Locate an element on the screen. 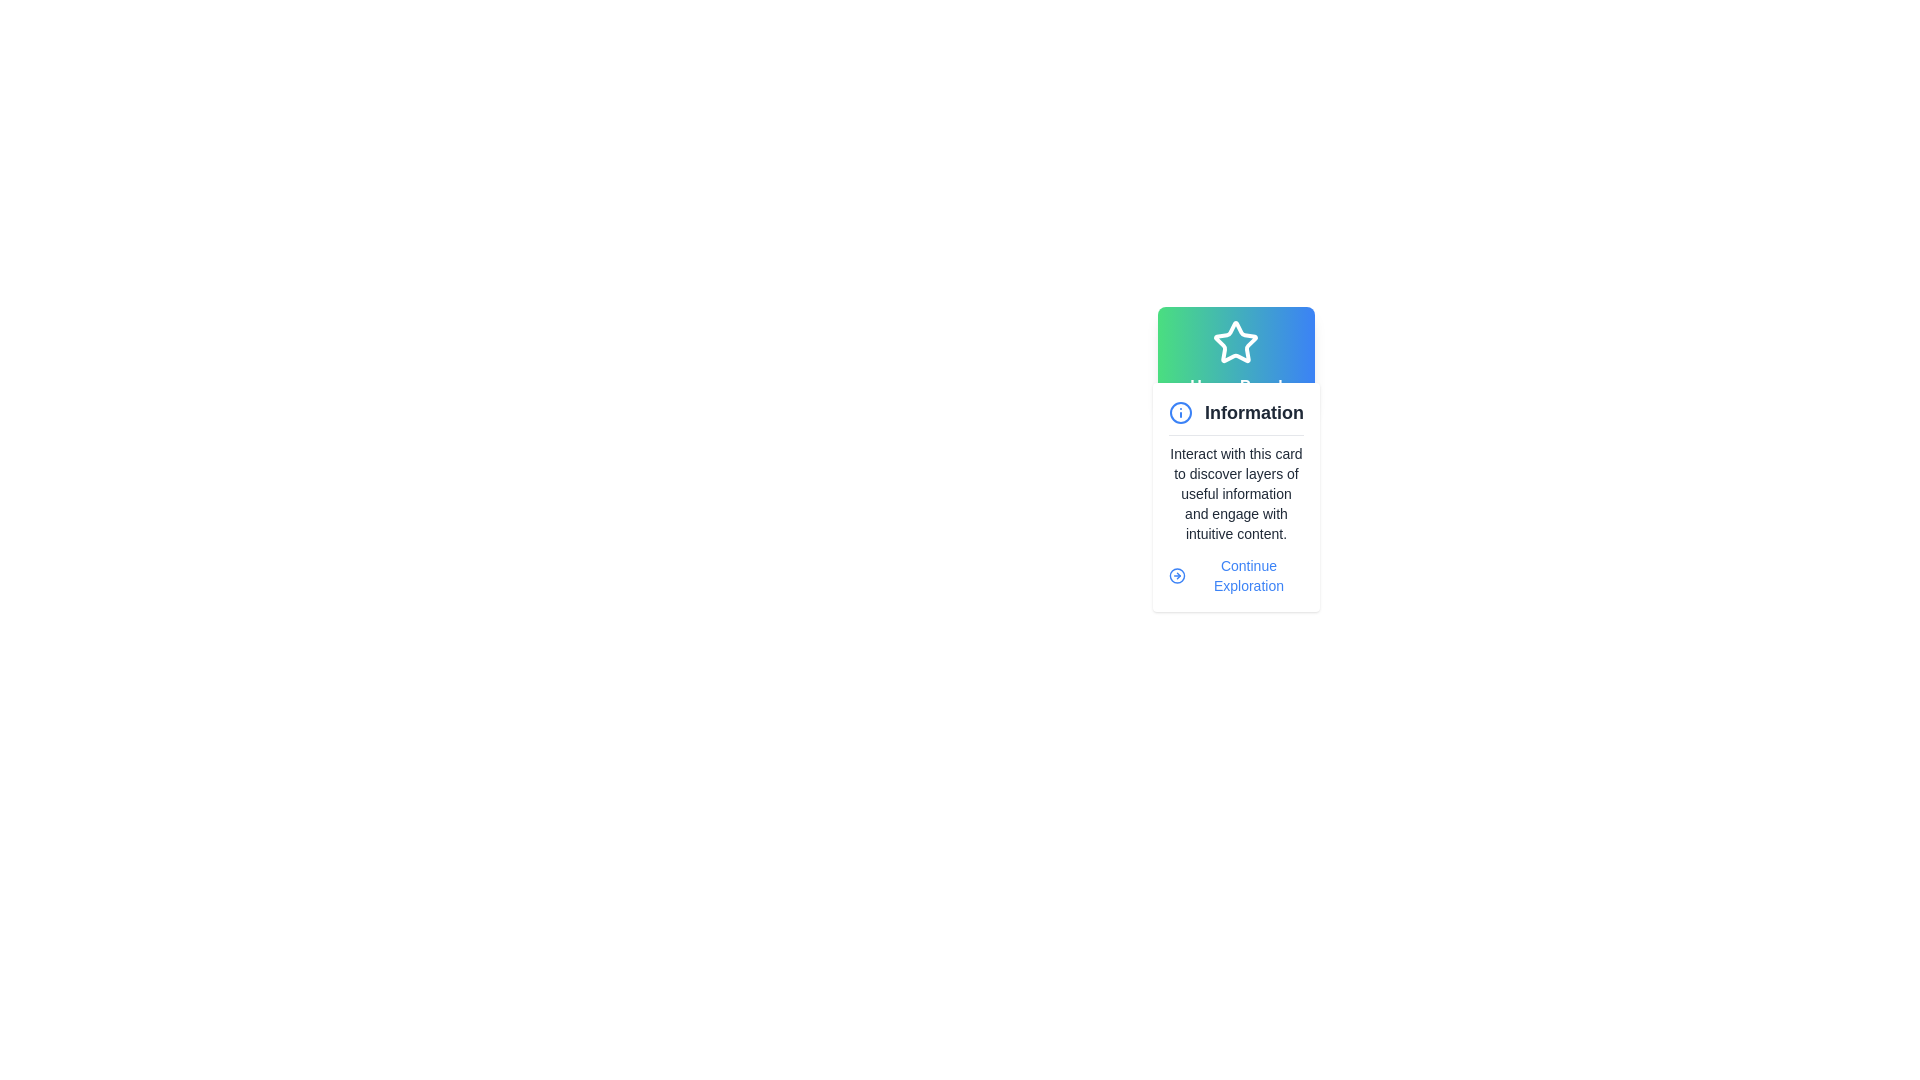 Image resolution: width=1920 pixels, height=1080 pixels. the icon located to the left of the 'Continue Exploration' text element is located at coordinates (1177, 575).